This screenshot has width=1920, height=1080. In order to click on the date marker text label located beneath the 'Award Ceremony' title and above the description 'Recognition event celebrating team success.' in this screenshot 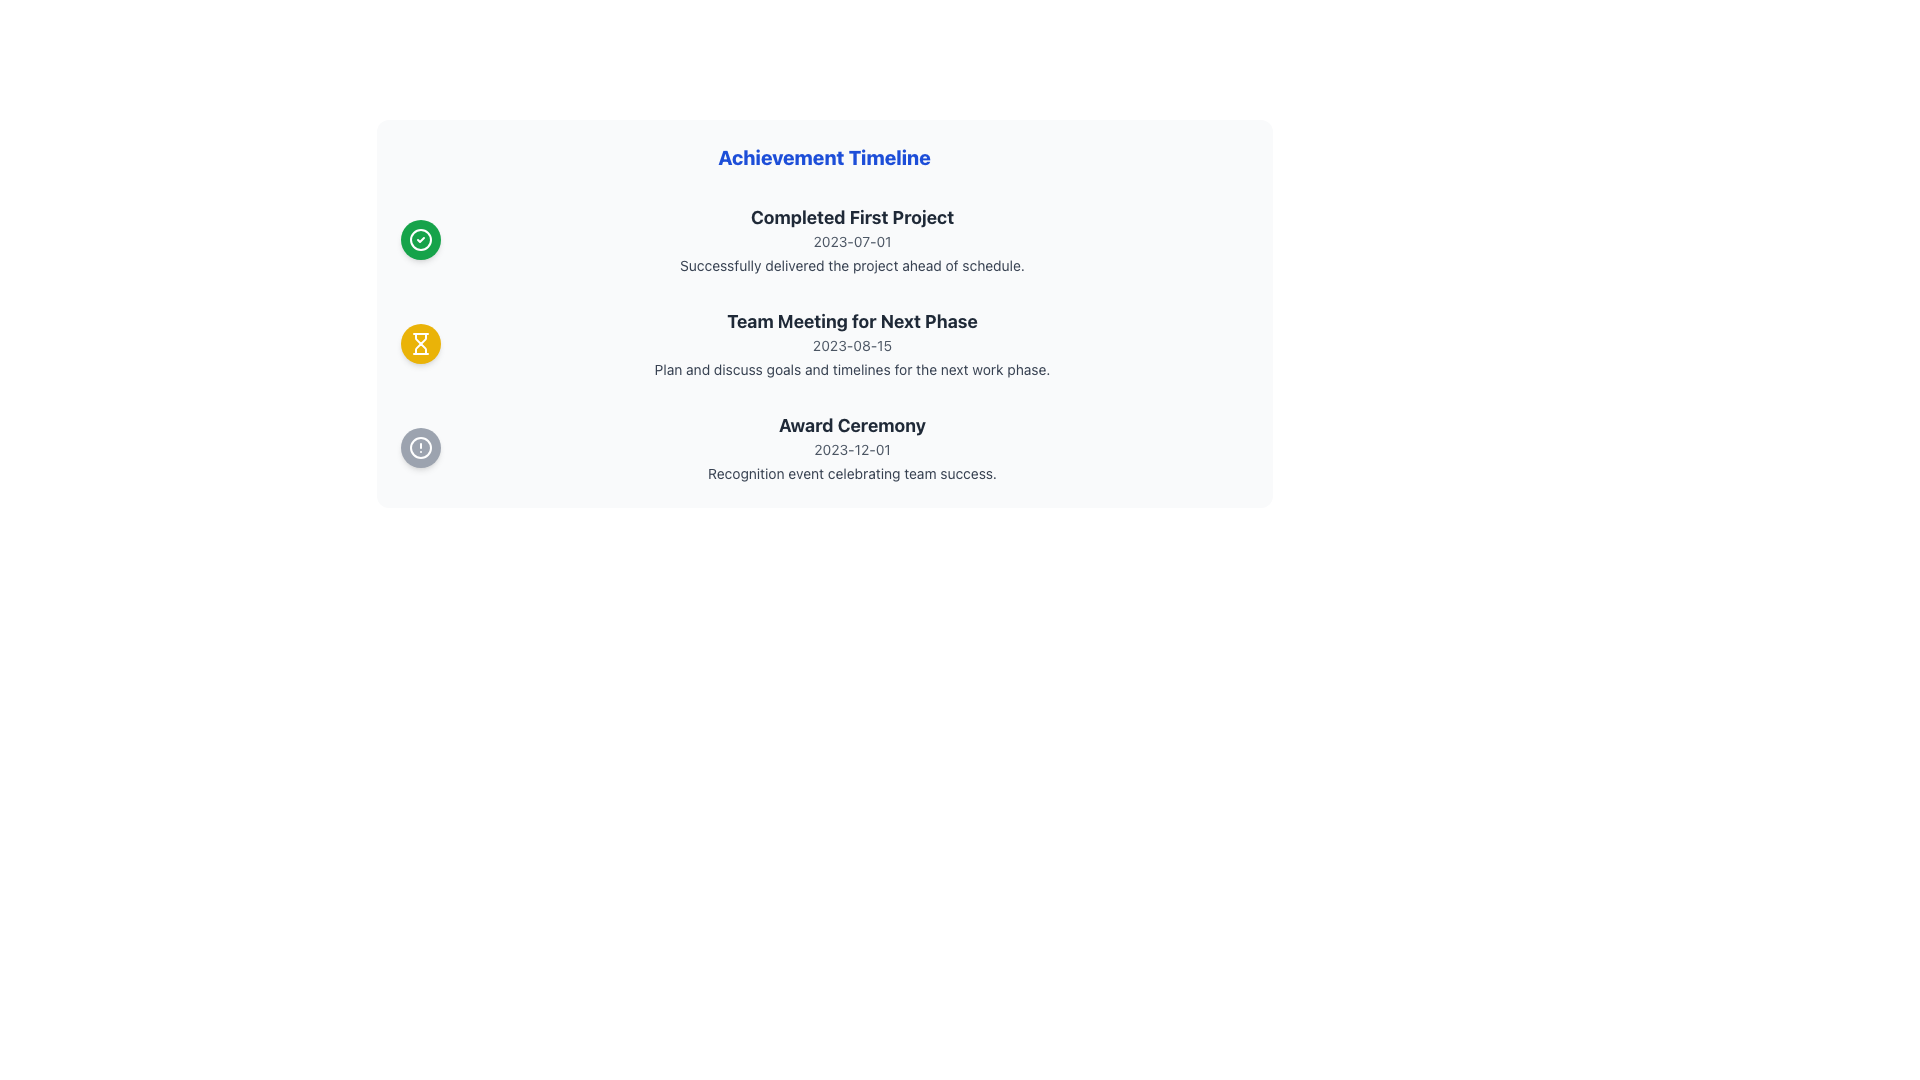, I will do `click(852, 450)`.